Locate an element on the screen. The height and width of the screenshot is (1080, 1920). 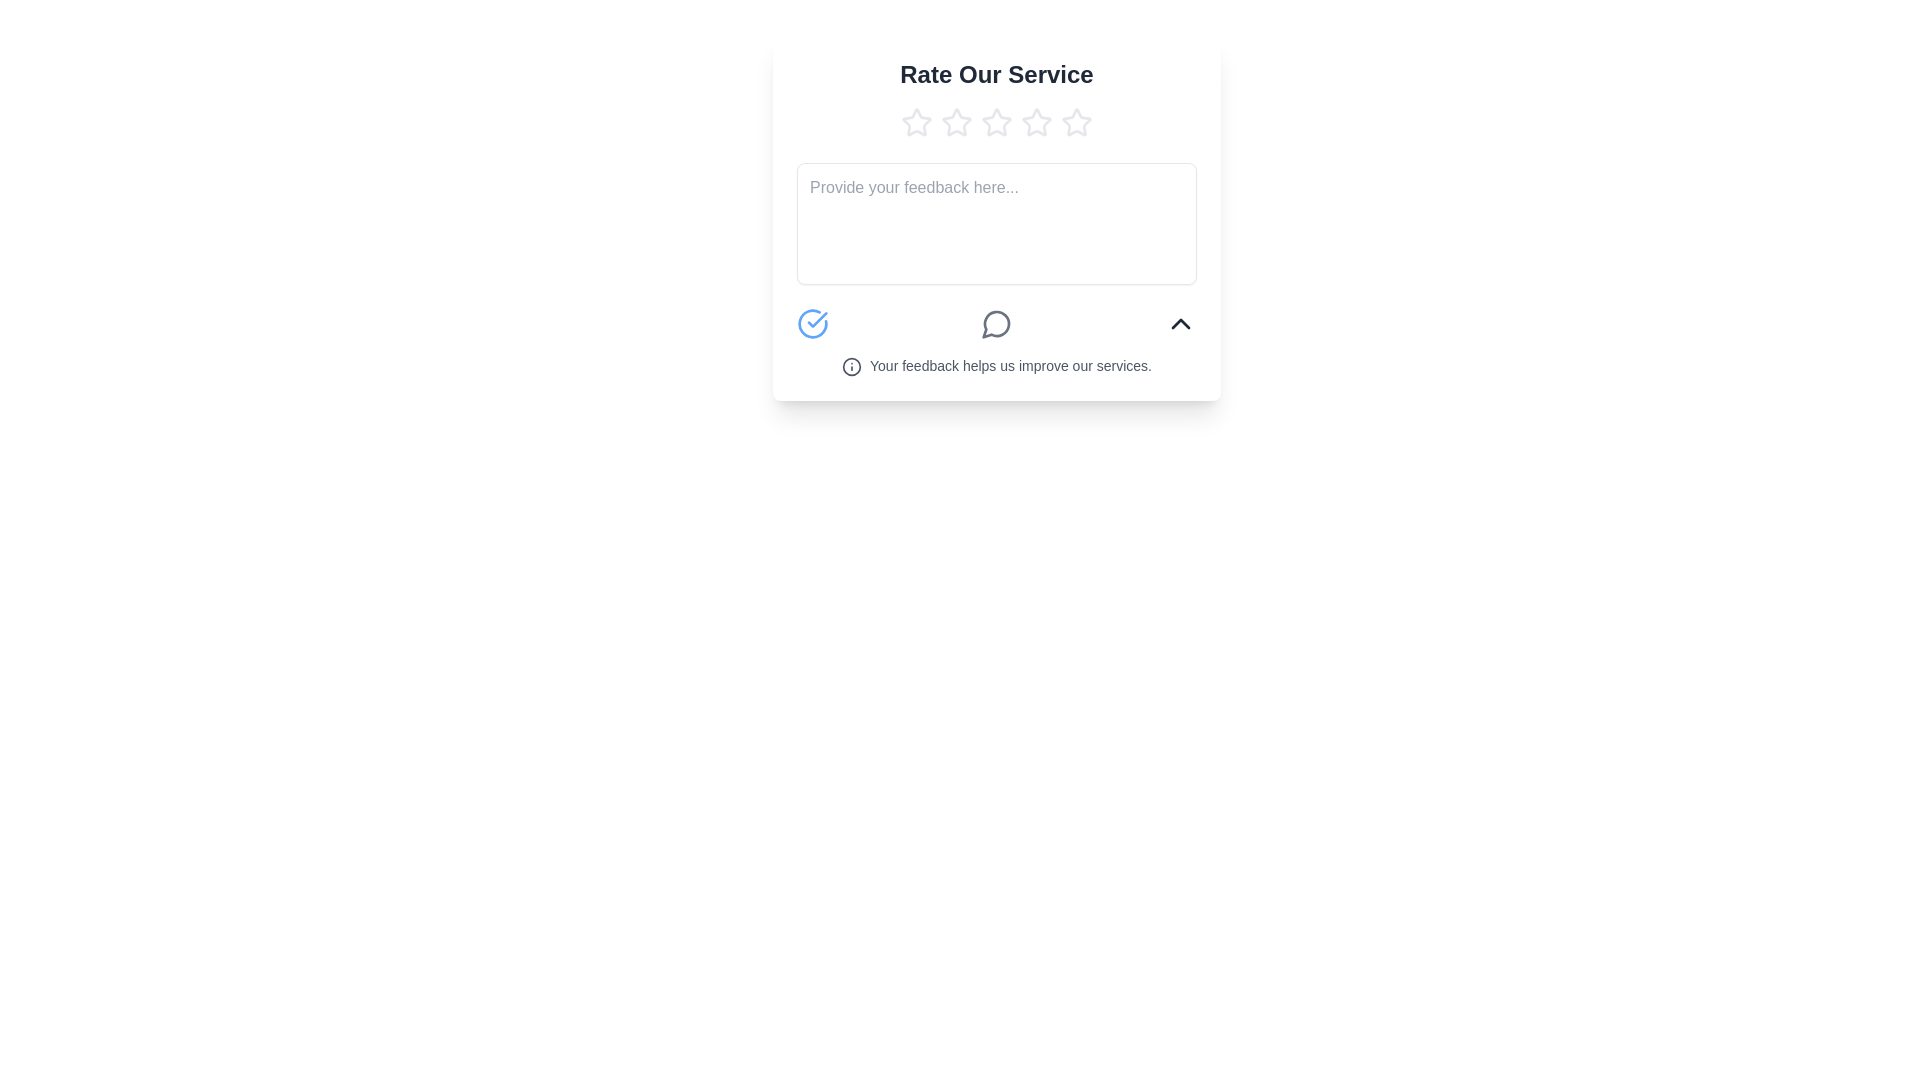
the third star in the rating row under 'Rate Our Service' to provide a rating is located at coordinates (1036, 122).